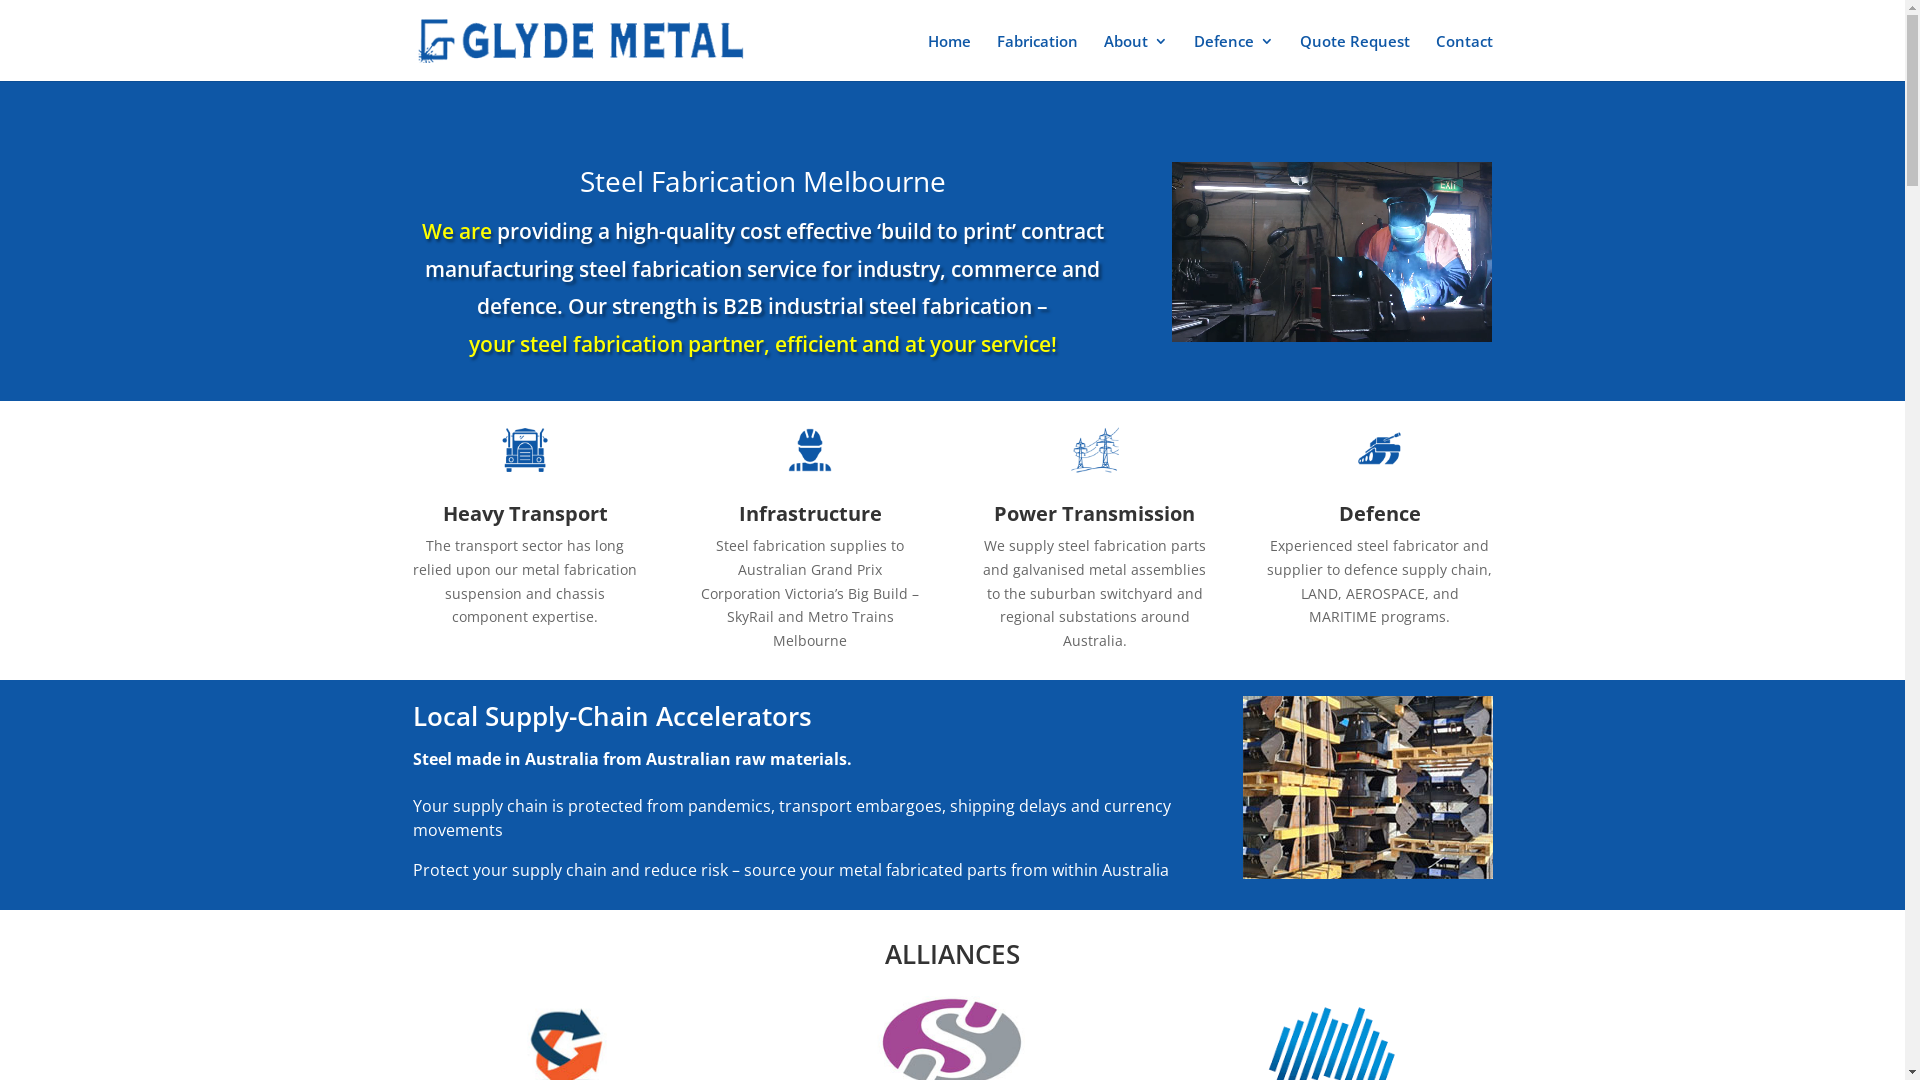 The height and width of the screenshot is (1080, 1920). What do you see at coordinates (1464, 56) in the screenshot?
I see `'Contact'` at bounding box center [1464, 56].